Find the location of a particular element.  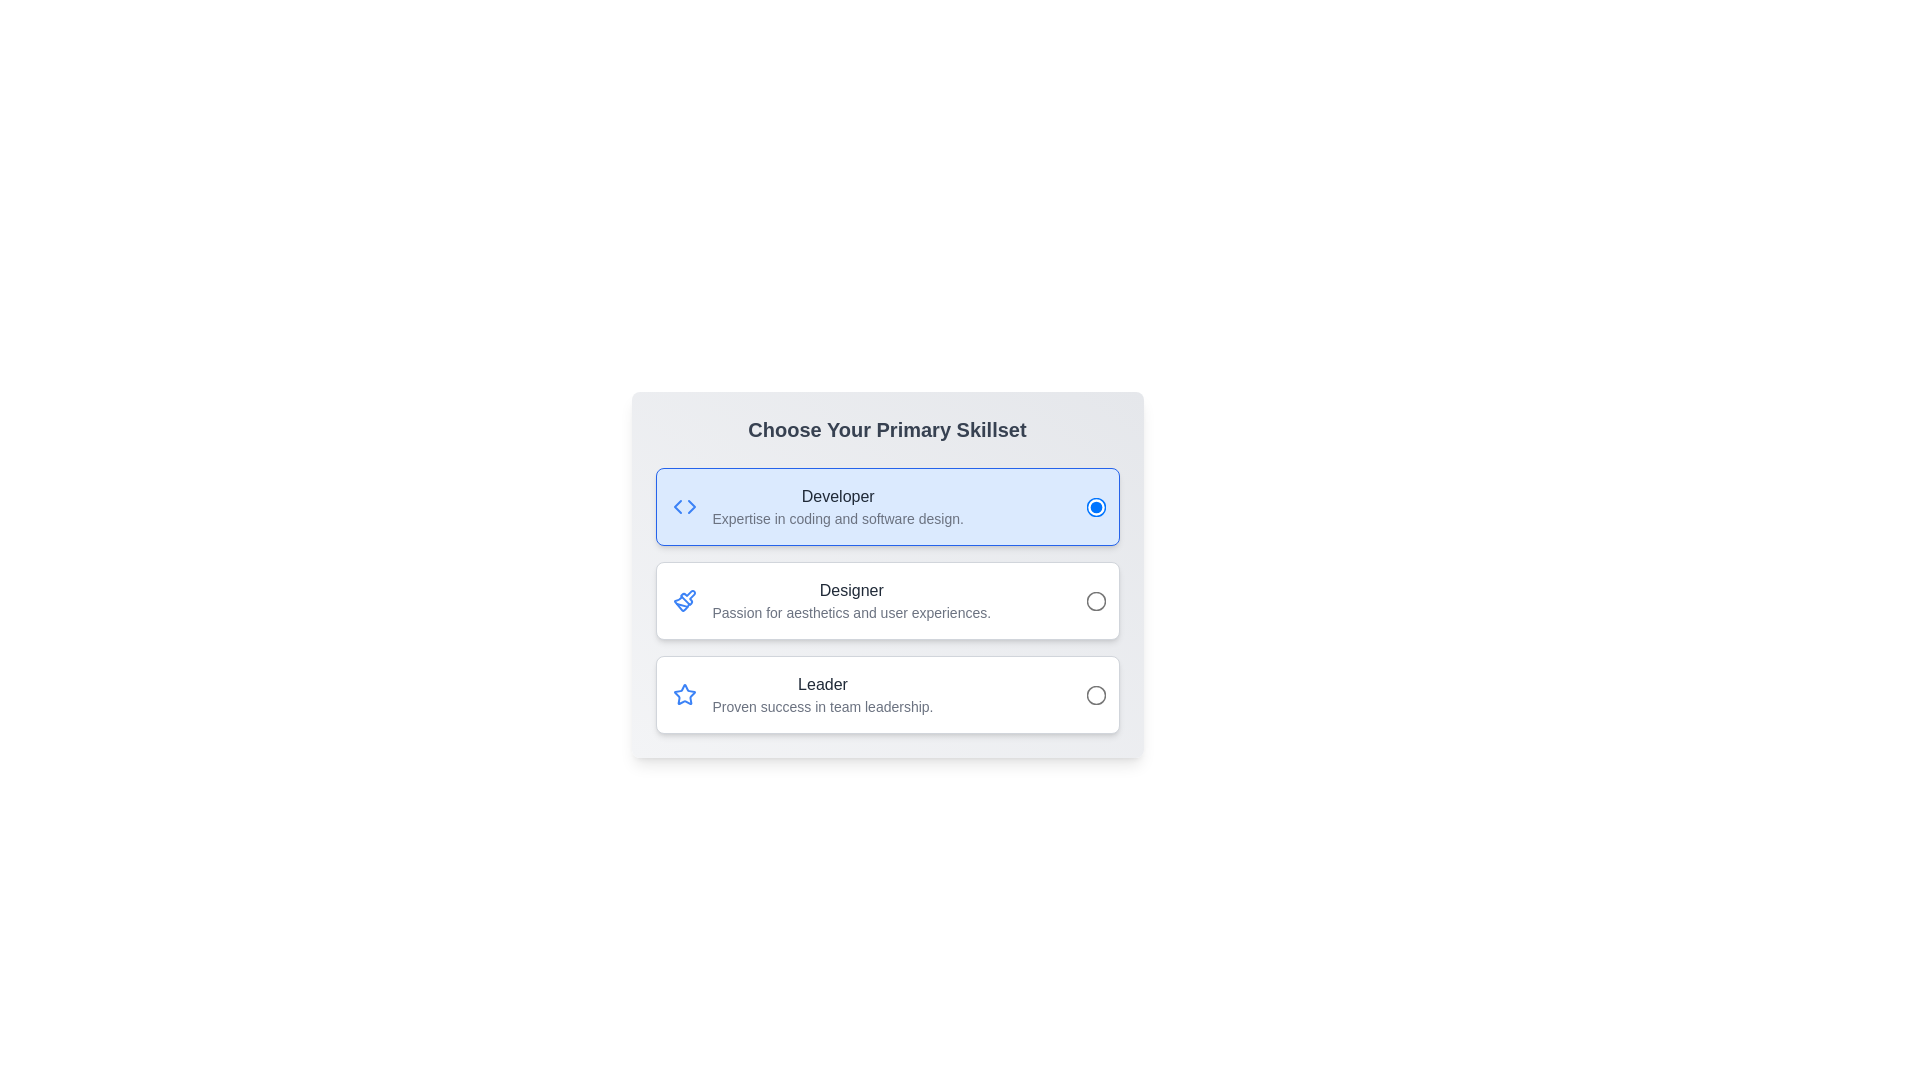

'Leader' radio button located on the right side of its card in the vertical list of skillset options is located at coordinates (1094, 693).